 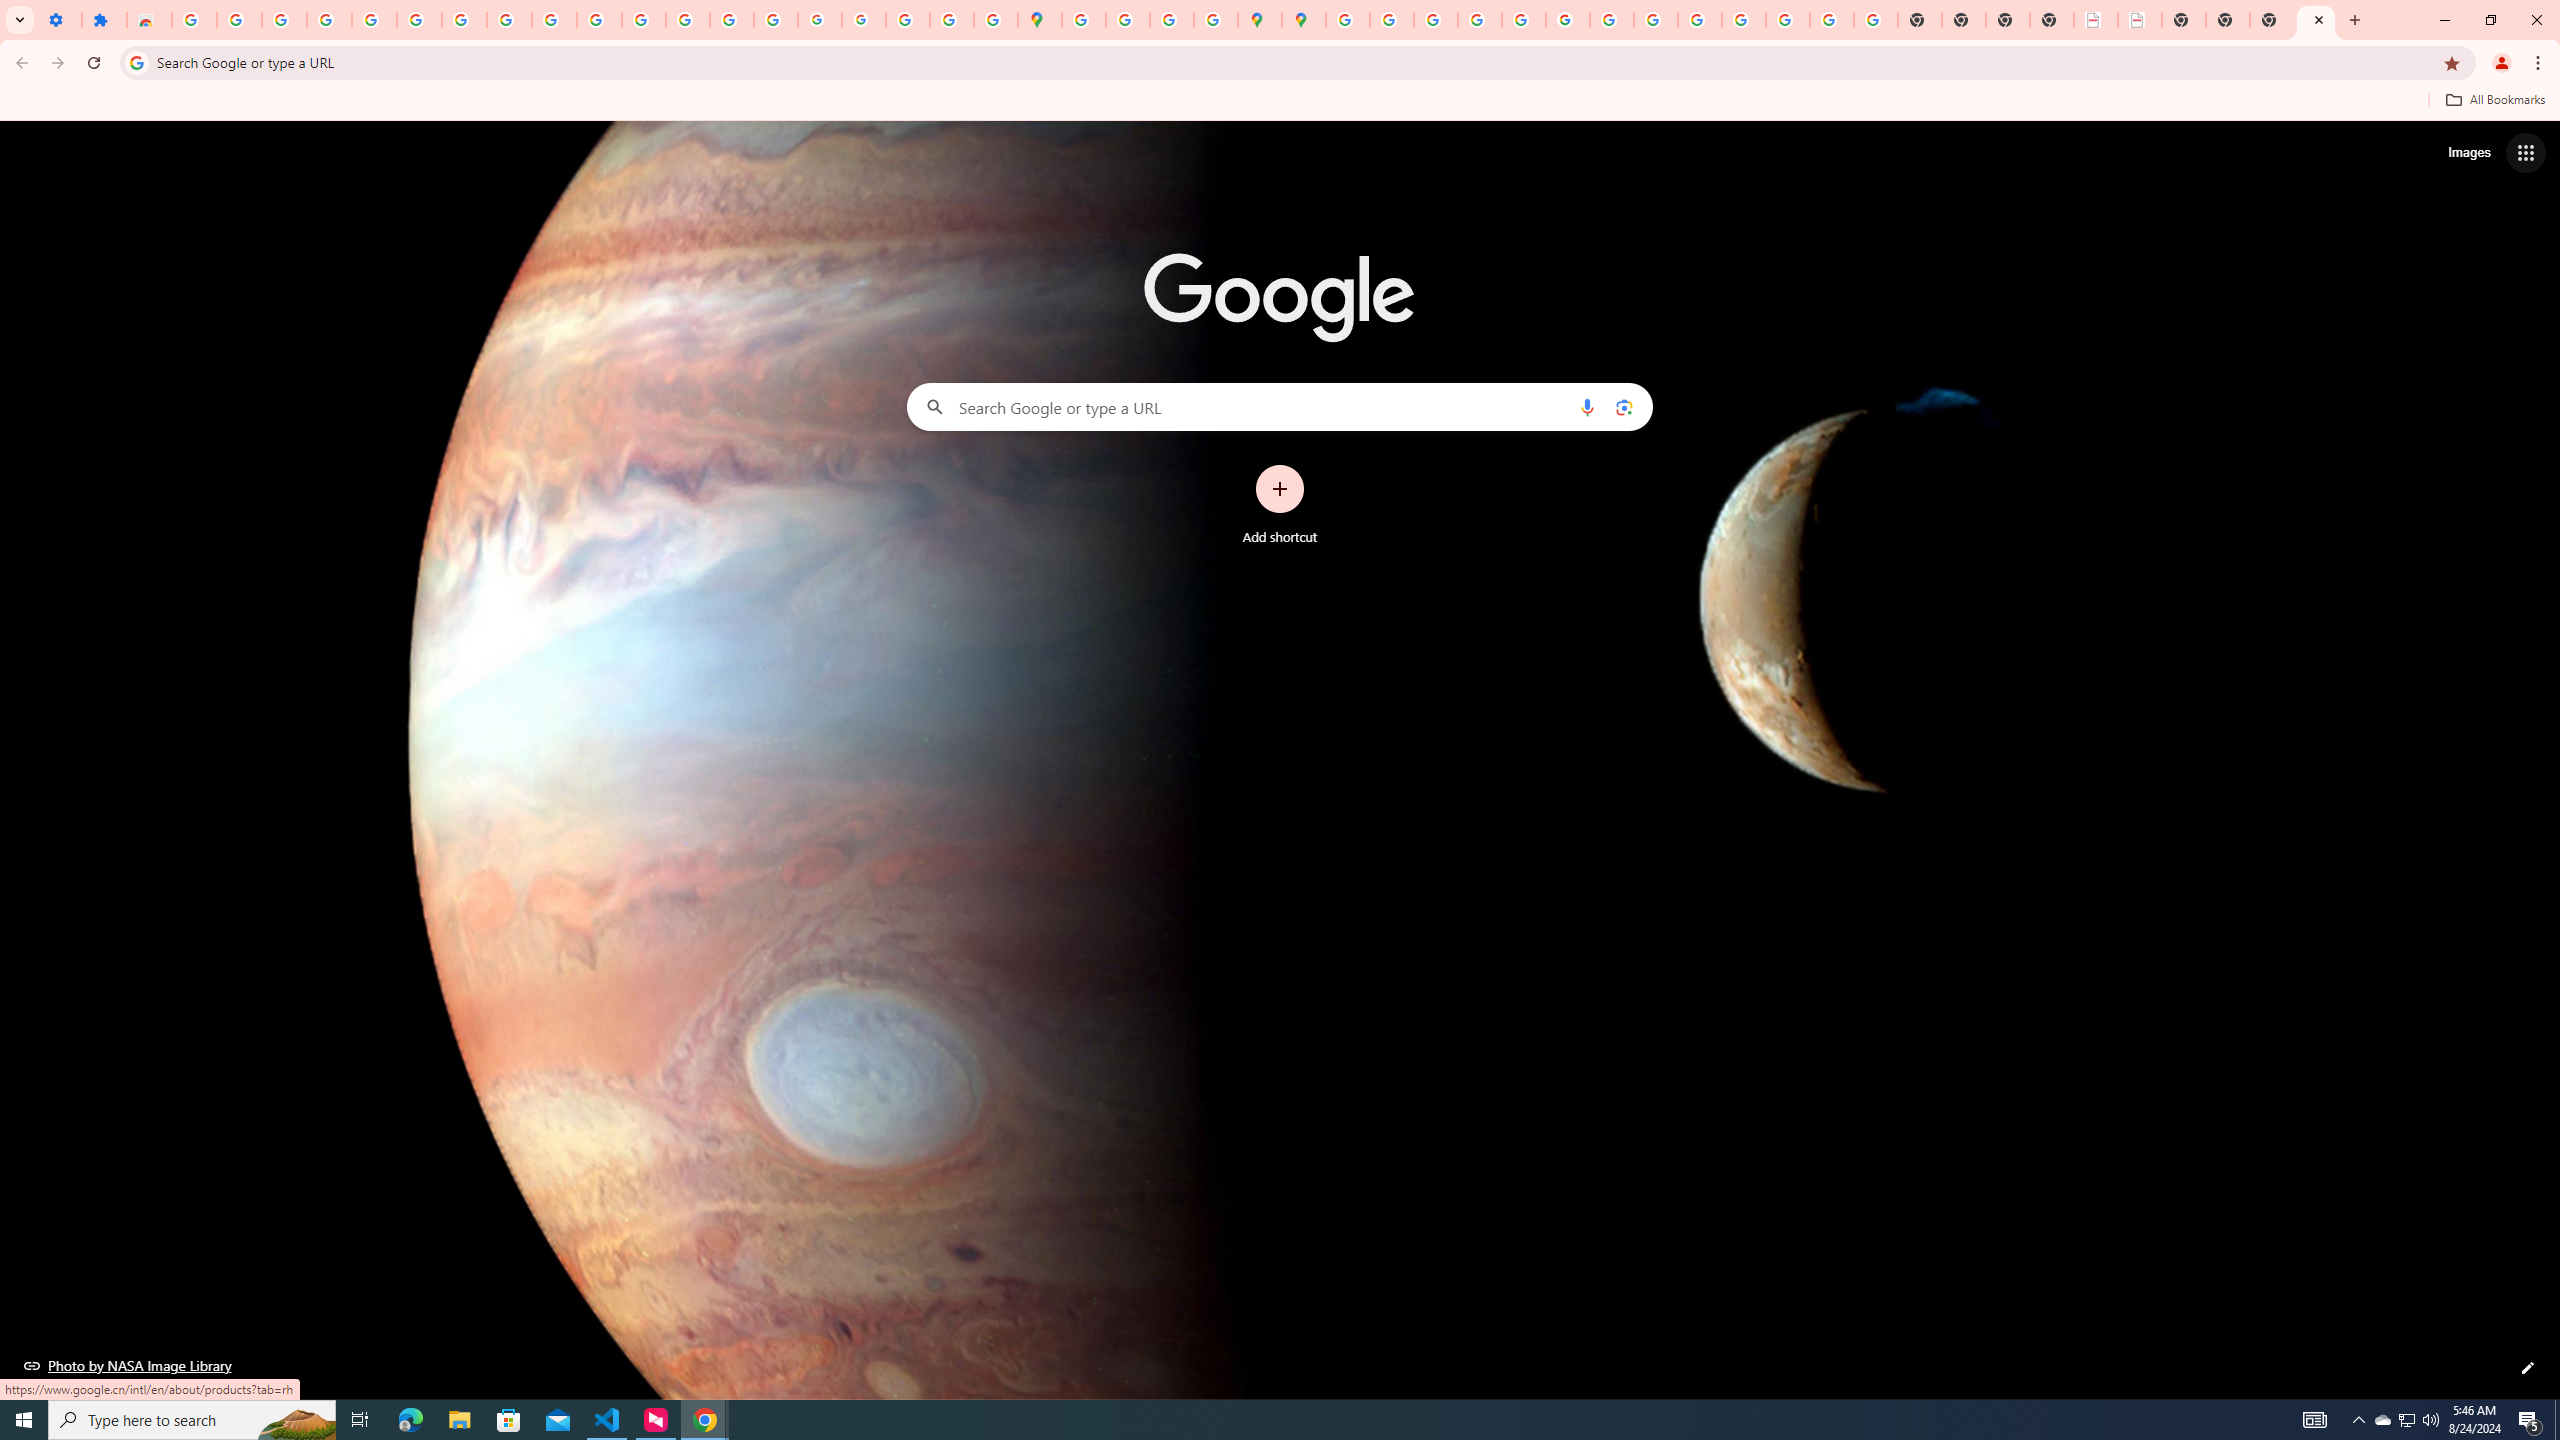 I want to click on 'Privacy Help Center - Policies Help', so click(x=1435, y=19).